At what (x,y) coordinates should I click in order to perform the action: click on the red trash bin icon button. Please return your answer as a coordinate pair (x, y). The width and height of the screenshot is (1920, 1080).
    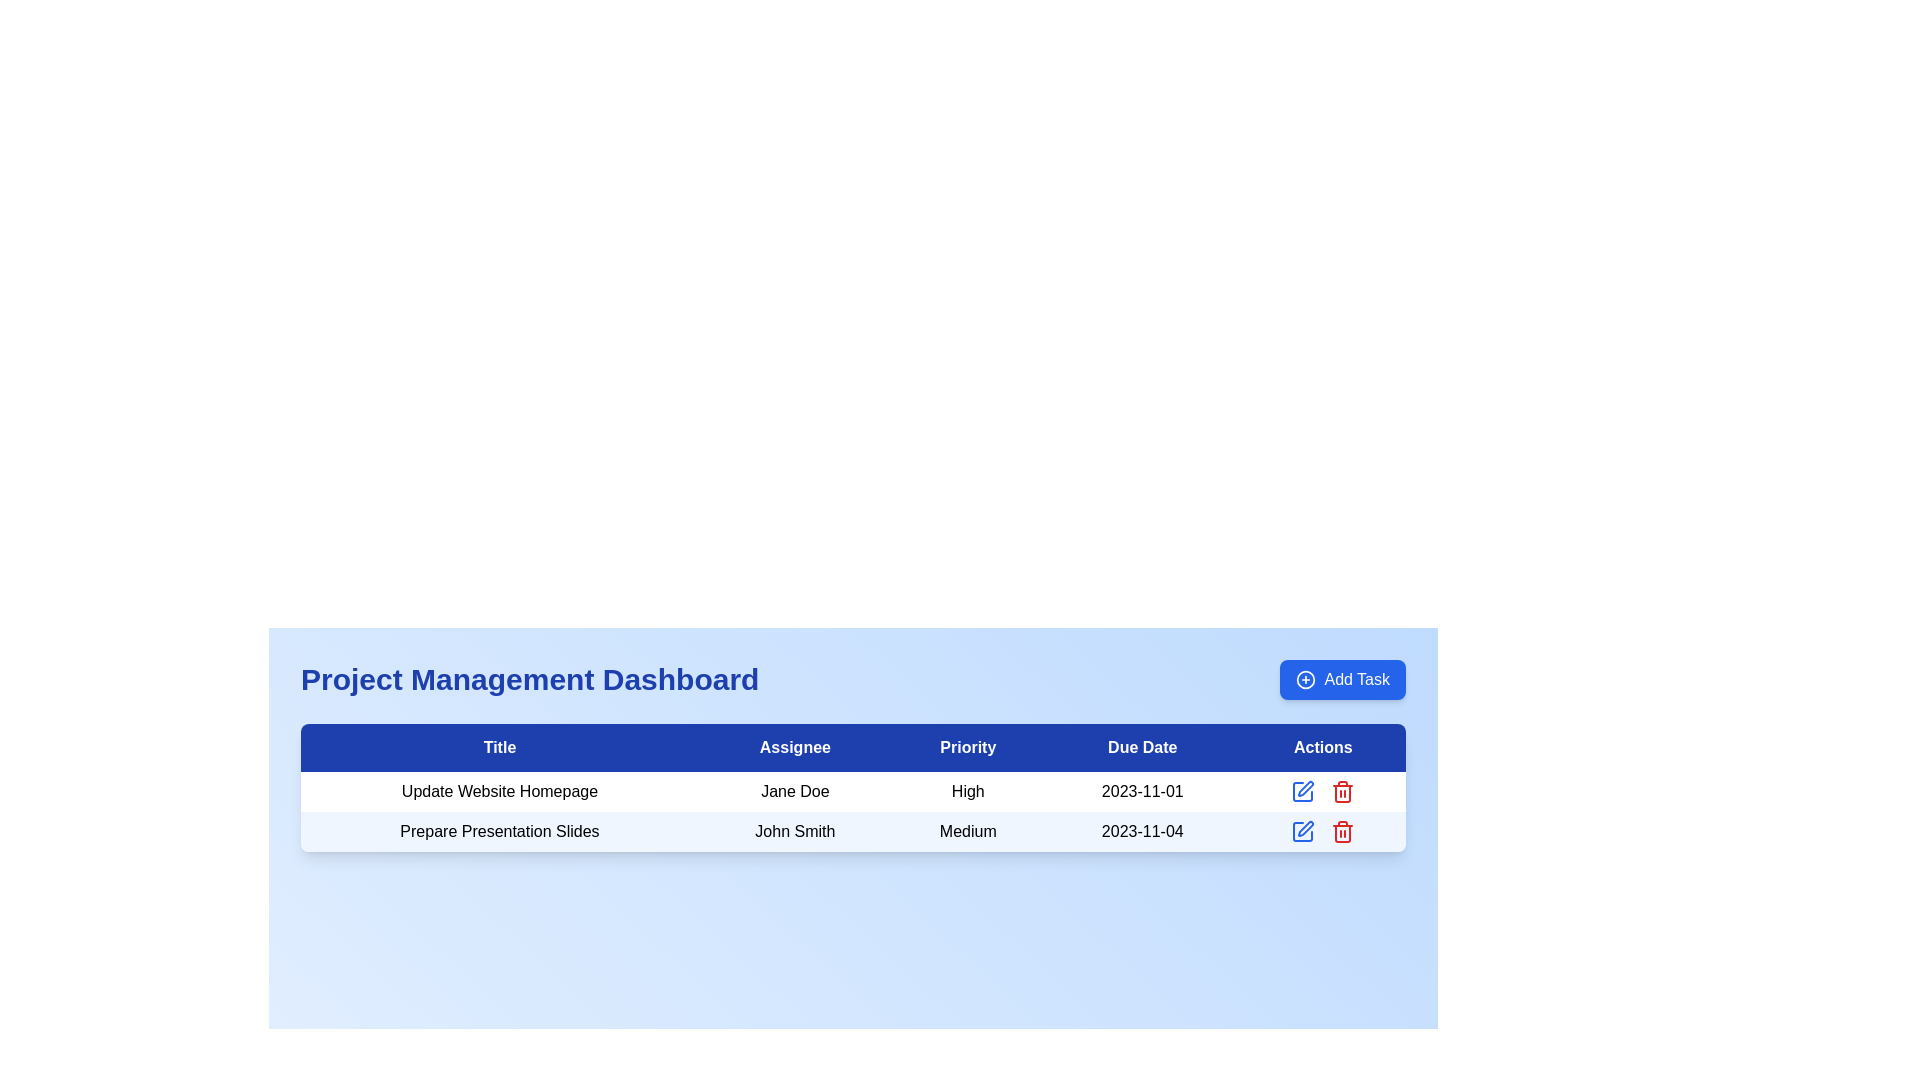
    Looking at the image, I should click on (1323, 790).